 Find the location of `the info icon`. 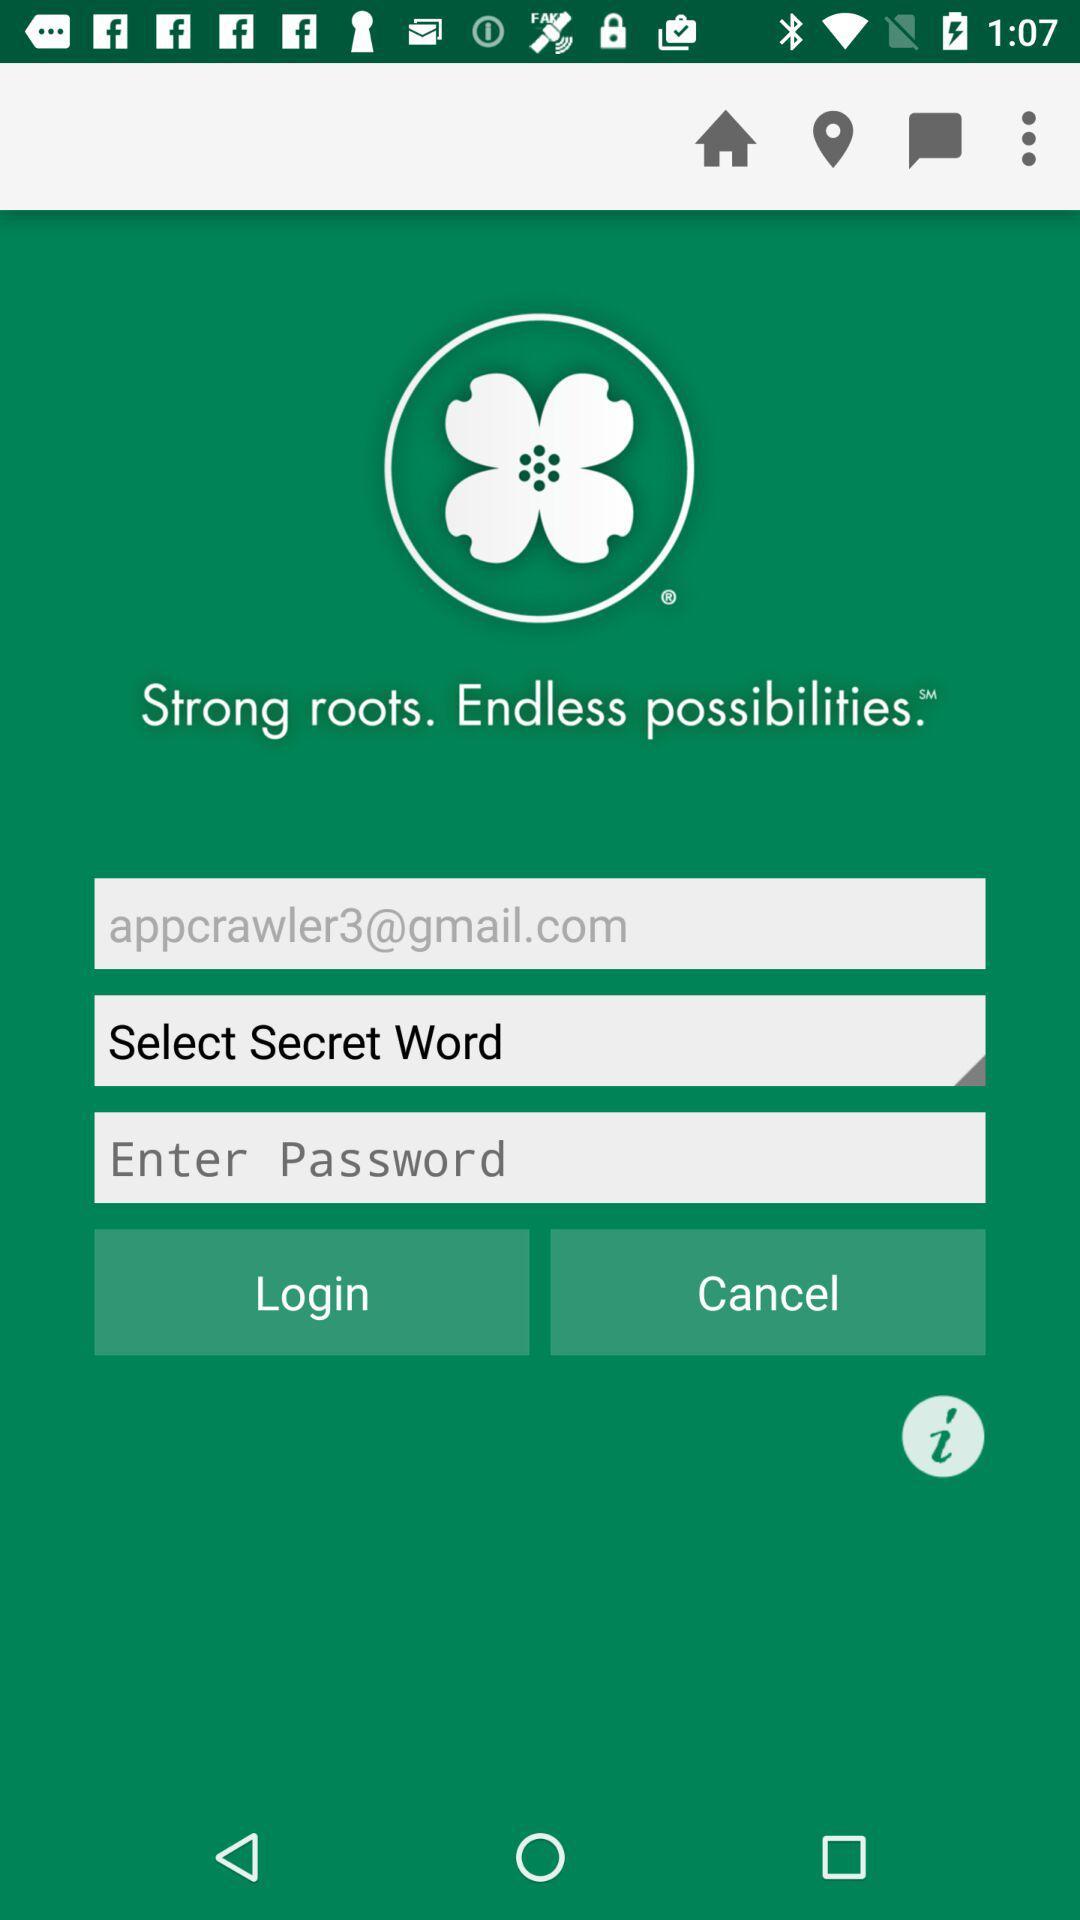

the info icon is located at coordinates (943, 1435).